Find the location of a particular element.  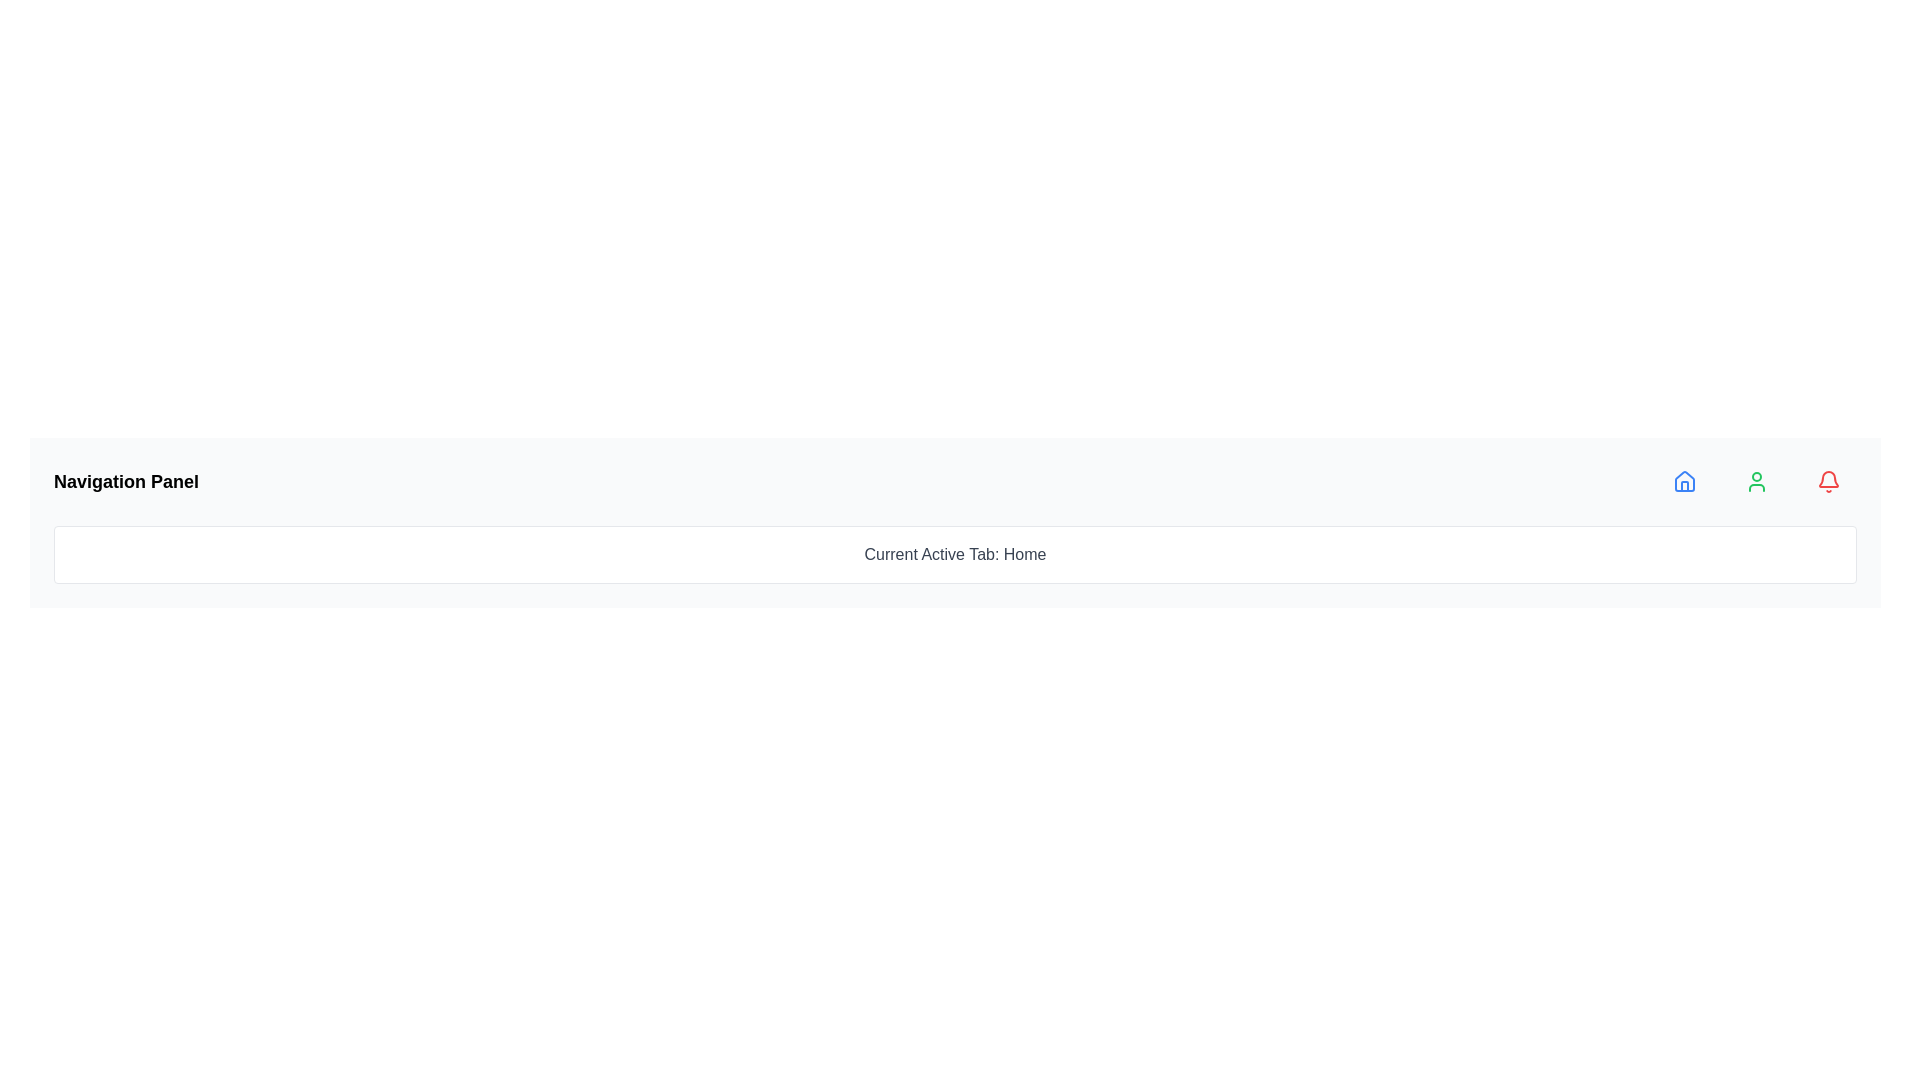

the outlined bell icon representing a notification indicator located in the top-right corner of the interface is located at coordinates (1828, 479).